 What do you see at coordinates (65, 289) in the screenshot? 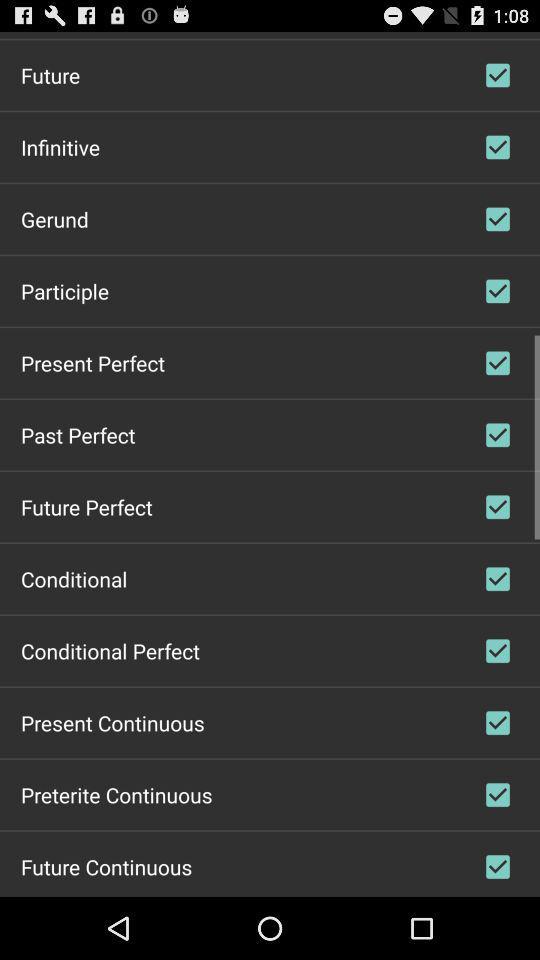
I see `the item above the present perfect icon` at bounding box center [65, 289].